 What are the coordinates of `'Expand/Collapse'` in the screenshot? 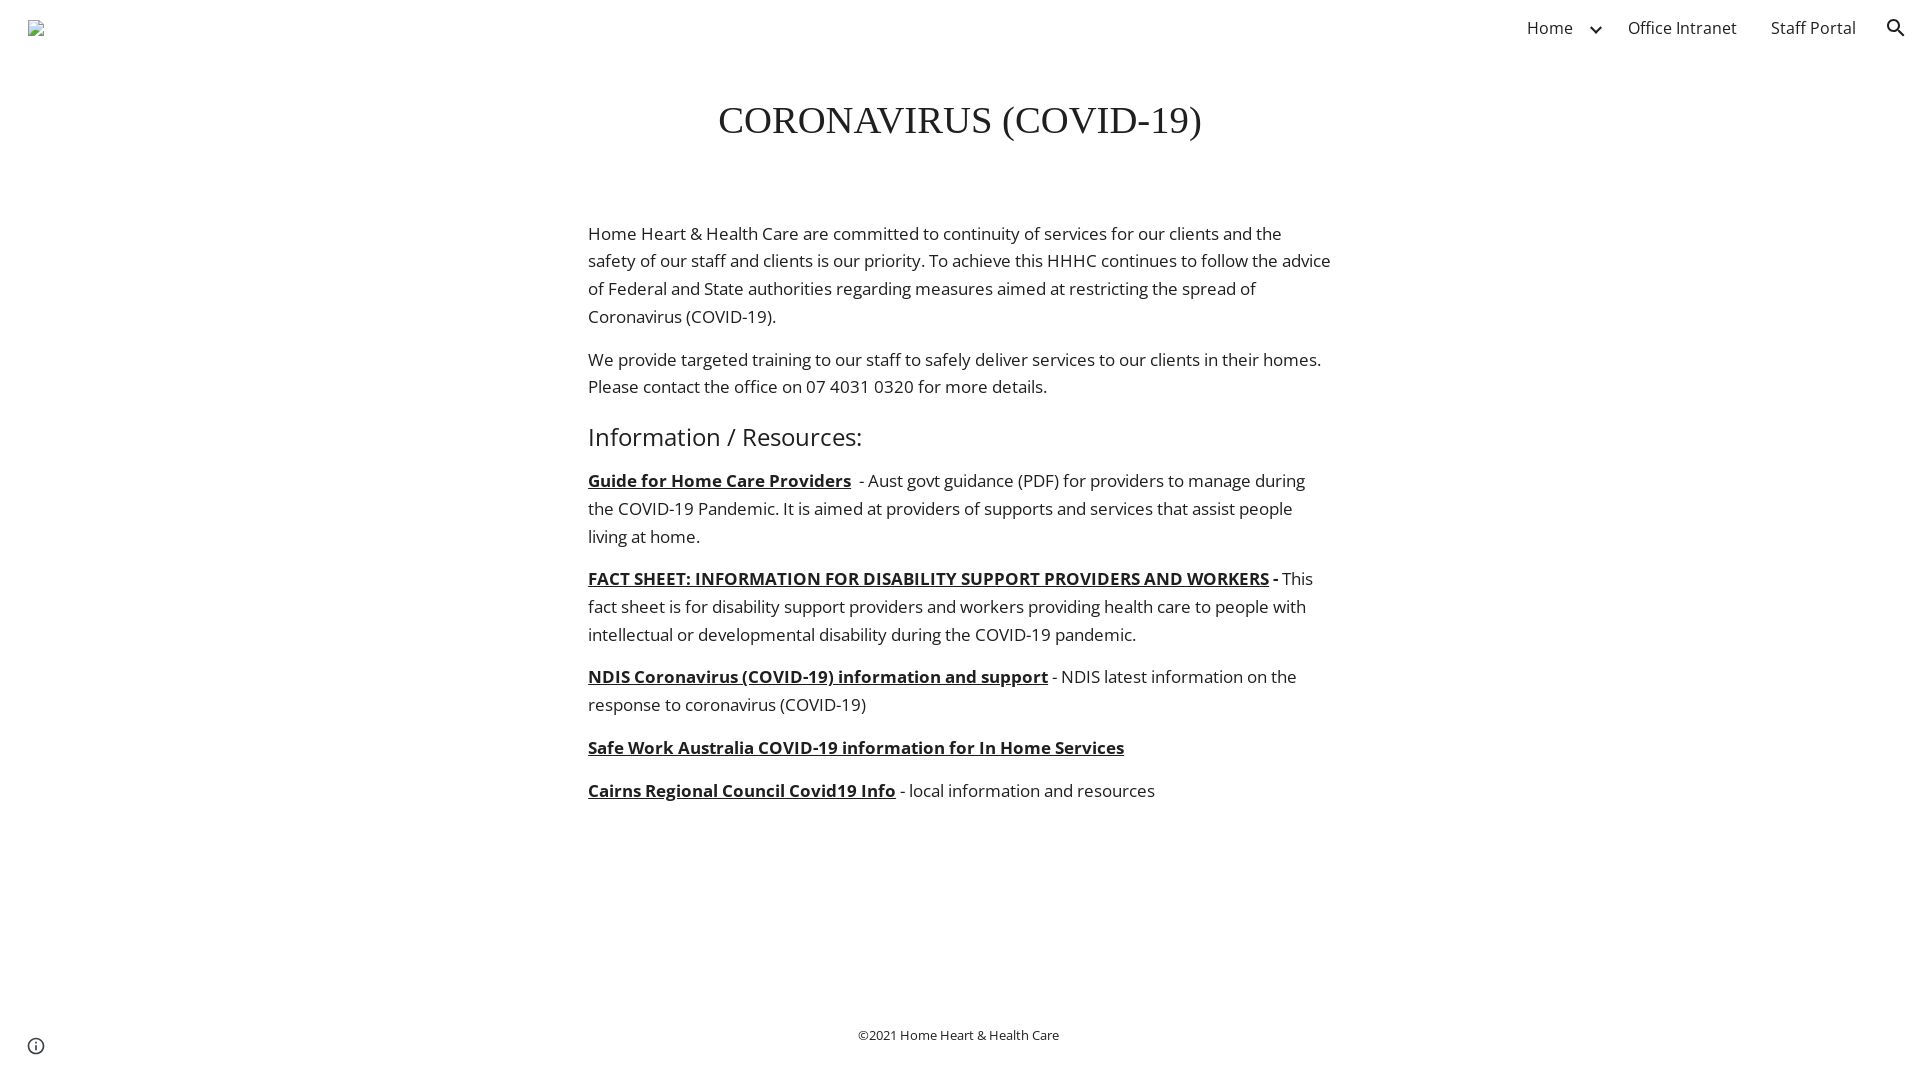 It's located at (1584, 27).